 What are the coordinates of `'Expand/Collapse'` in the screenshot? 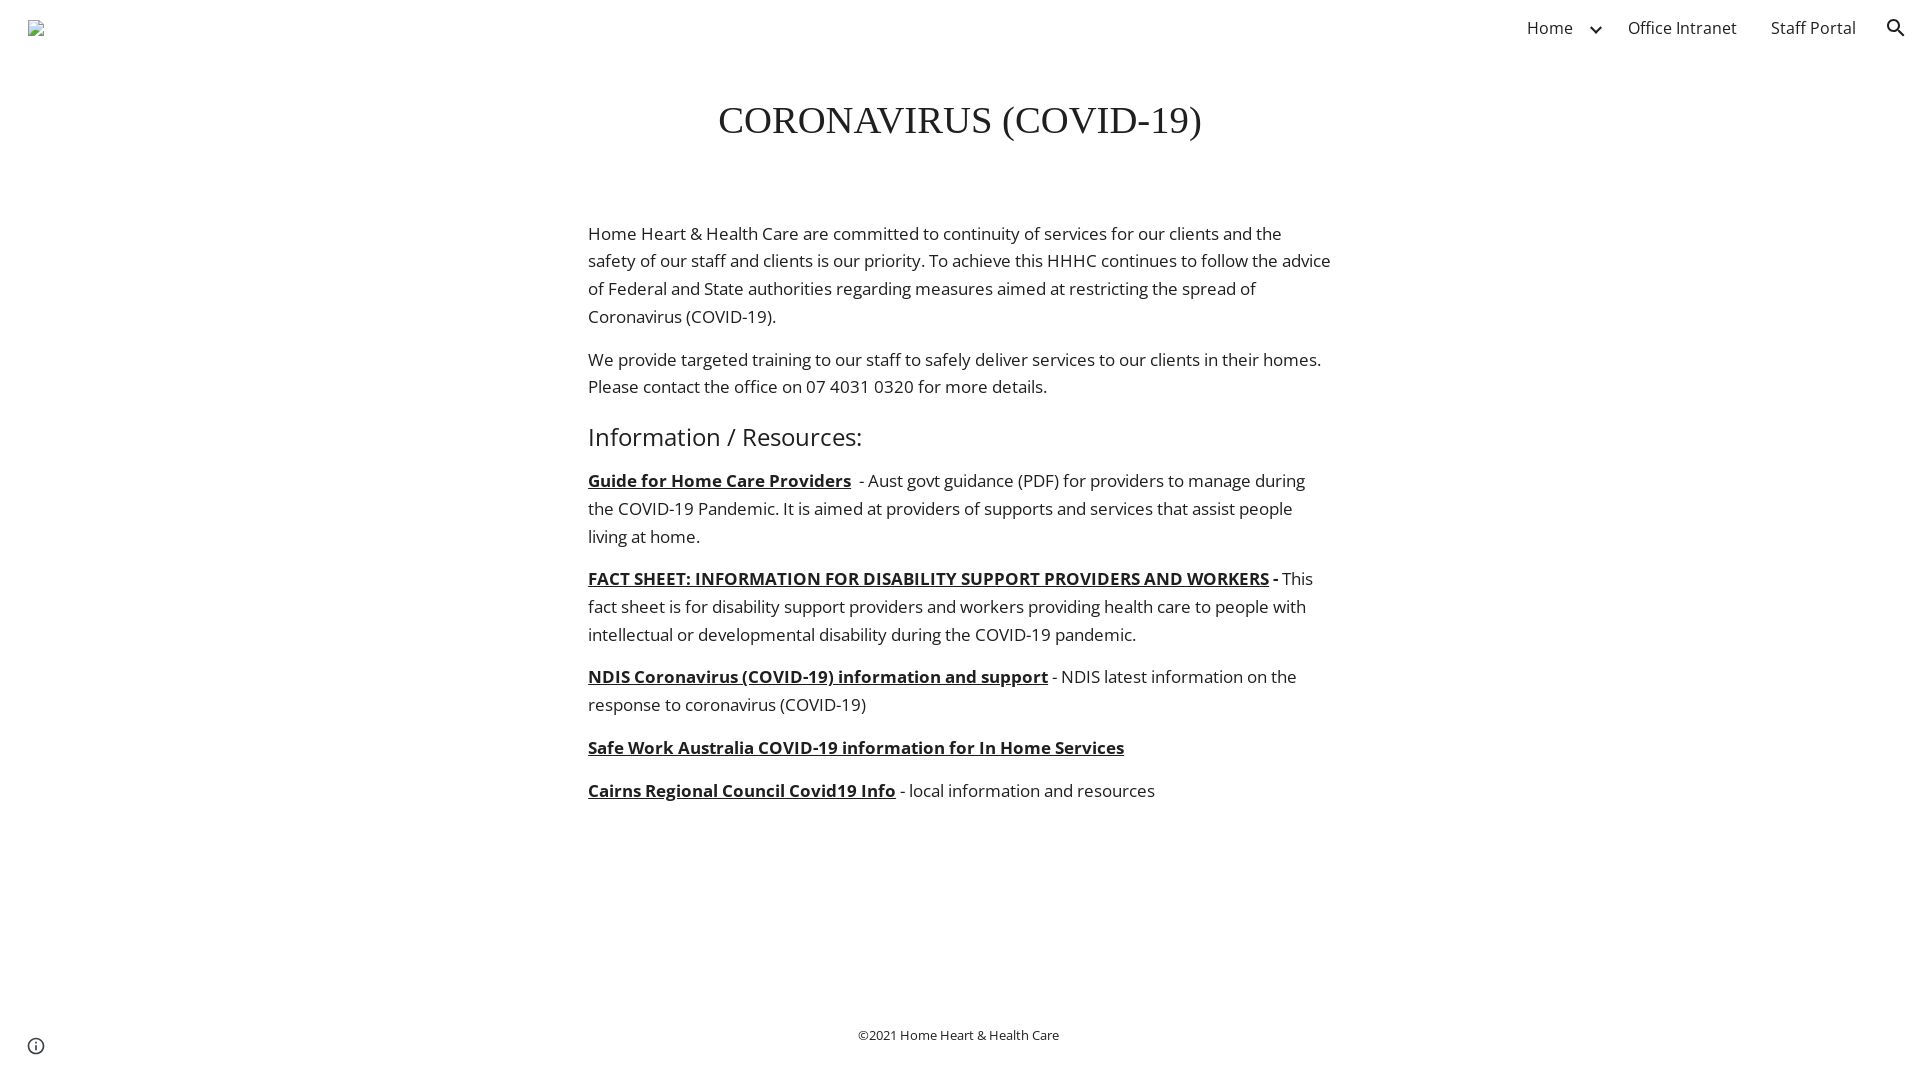 It's located at (1584, 27).